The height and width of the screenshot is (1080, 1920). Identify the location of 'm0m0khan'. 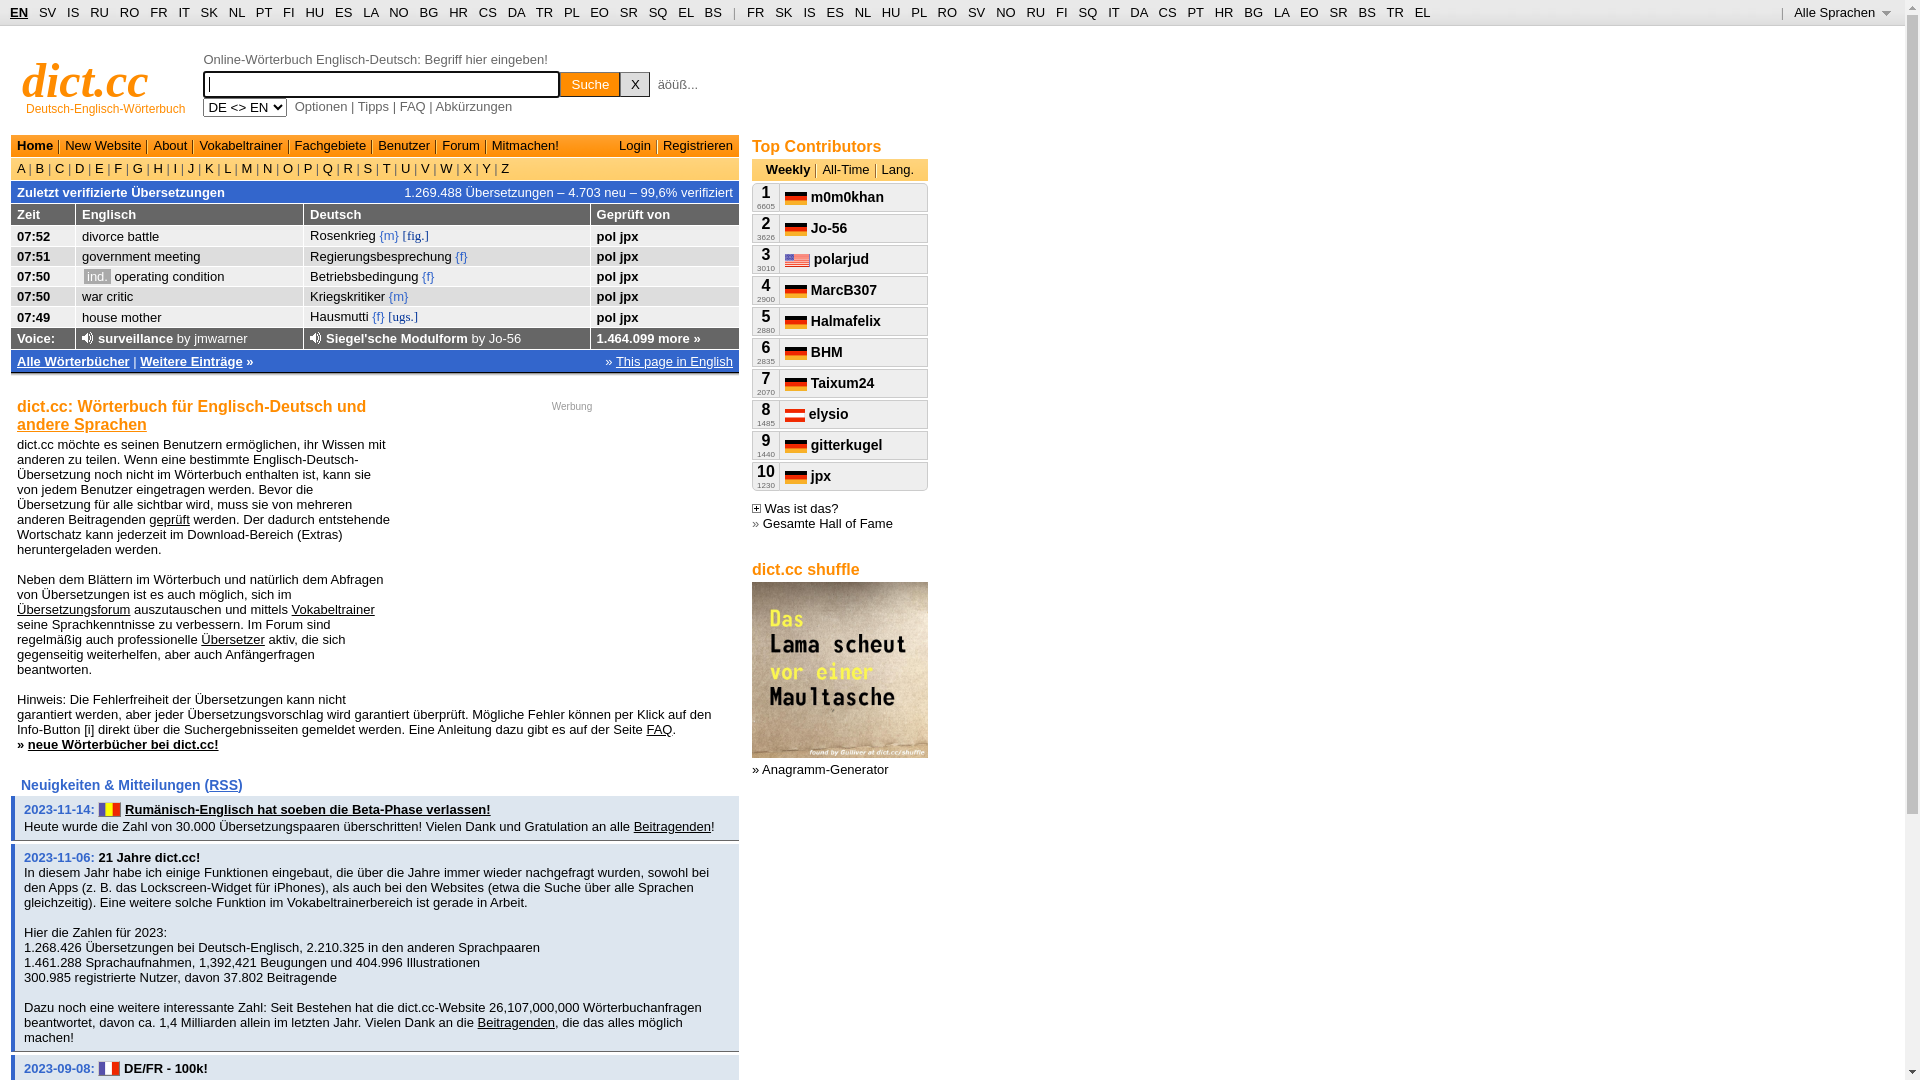
(834, 196).